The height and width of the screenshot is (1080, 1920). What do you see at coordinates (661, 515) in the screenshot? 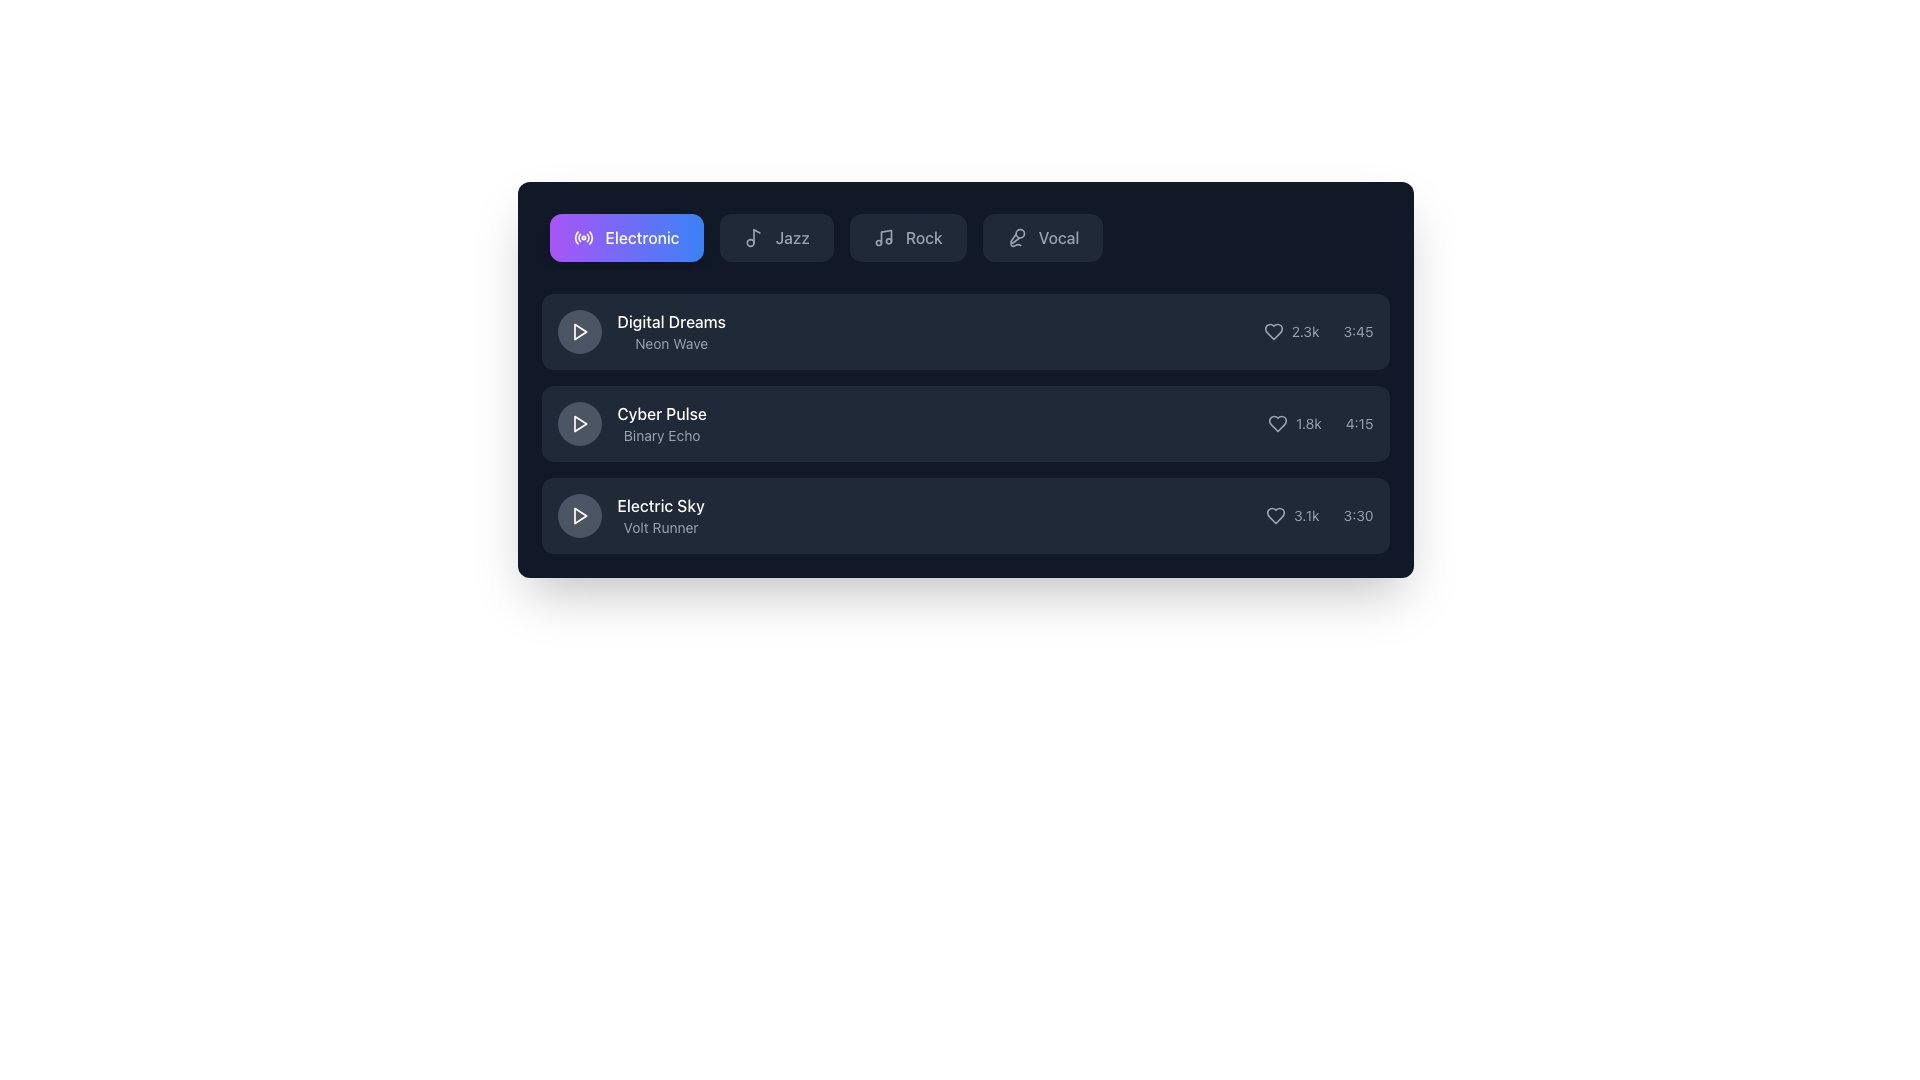
I see `the text label displaying 'Electric Sky' and 'Volt Runner'` at bounding box center [661, 515].